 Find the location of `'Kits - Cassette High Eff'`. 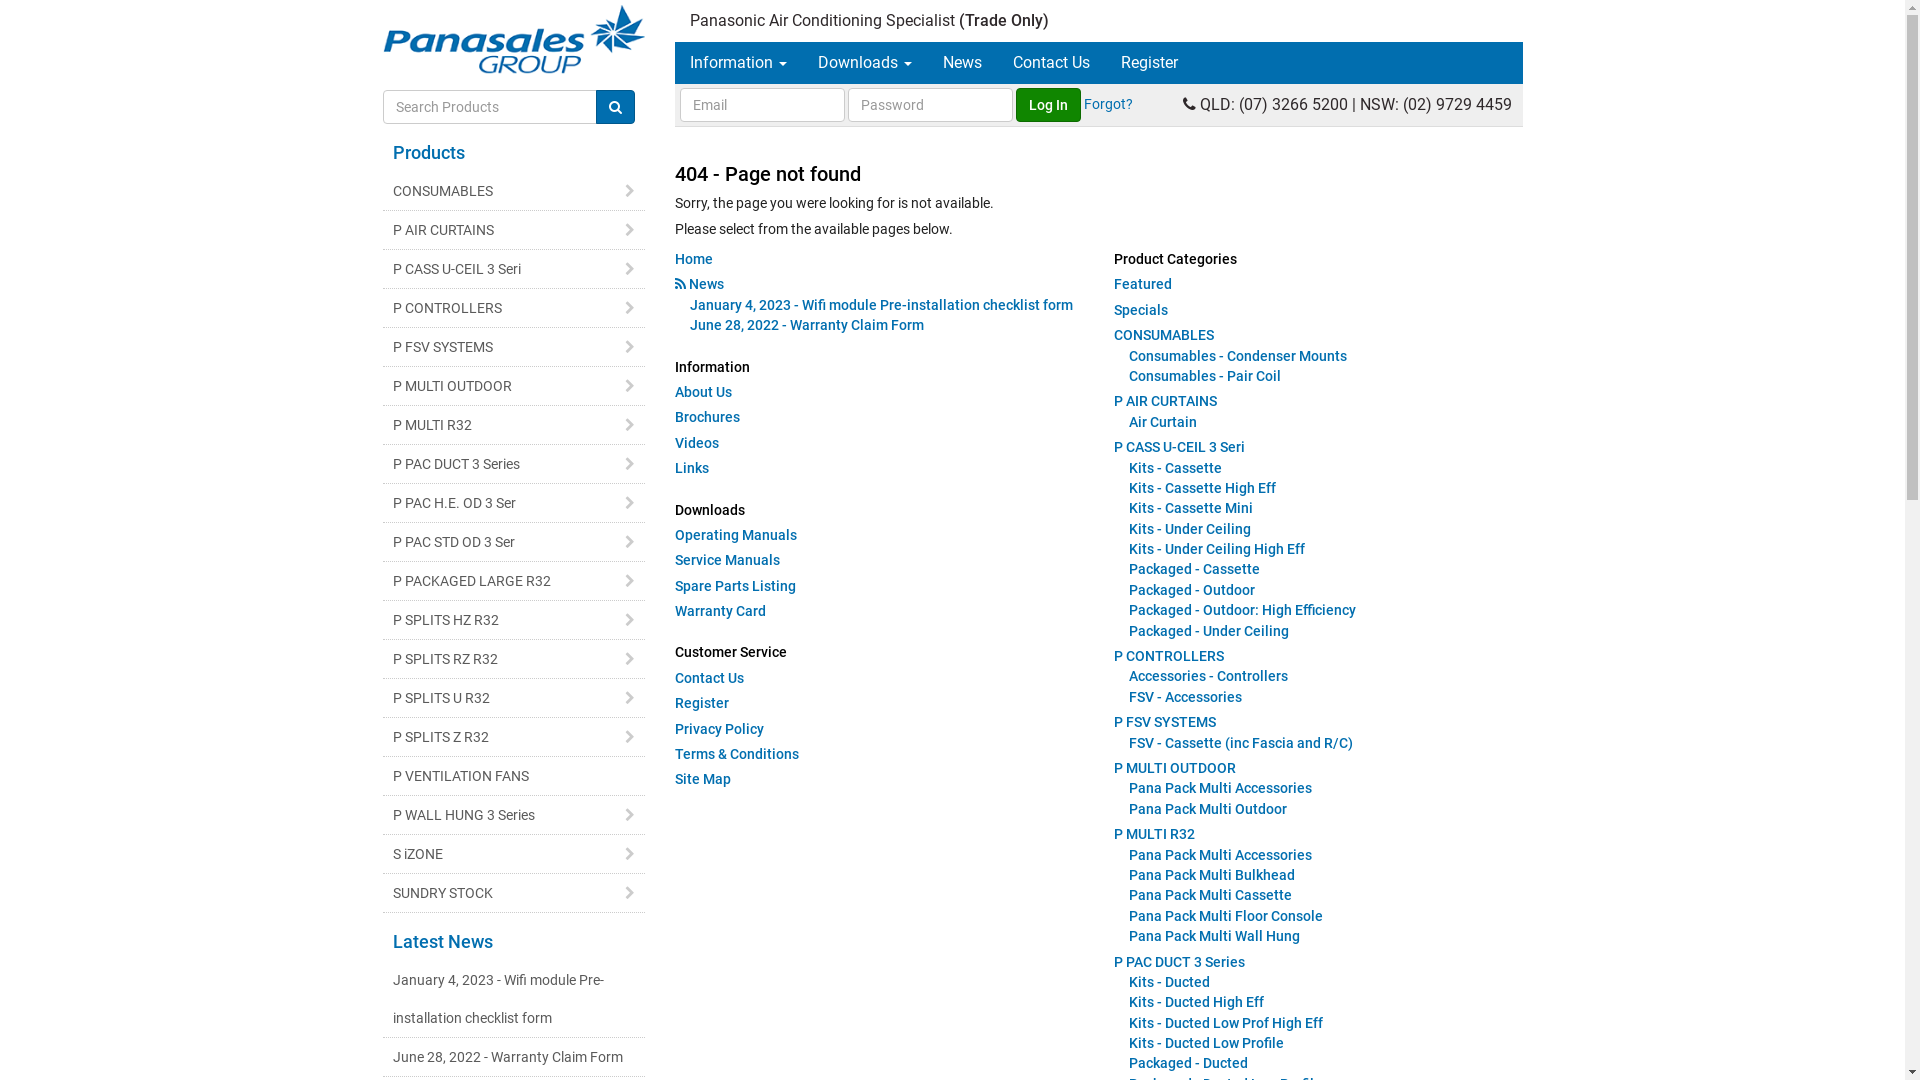

'Kits - Cassette High Eff' is located at coordinates (1201, 488).